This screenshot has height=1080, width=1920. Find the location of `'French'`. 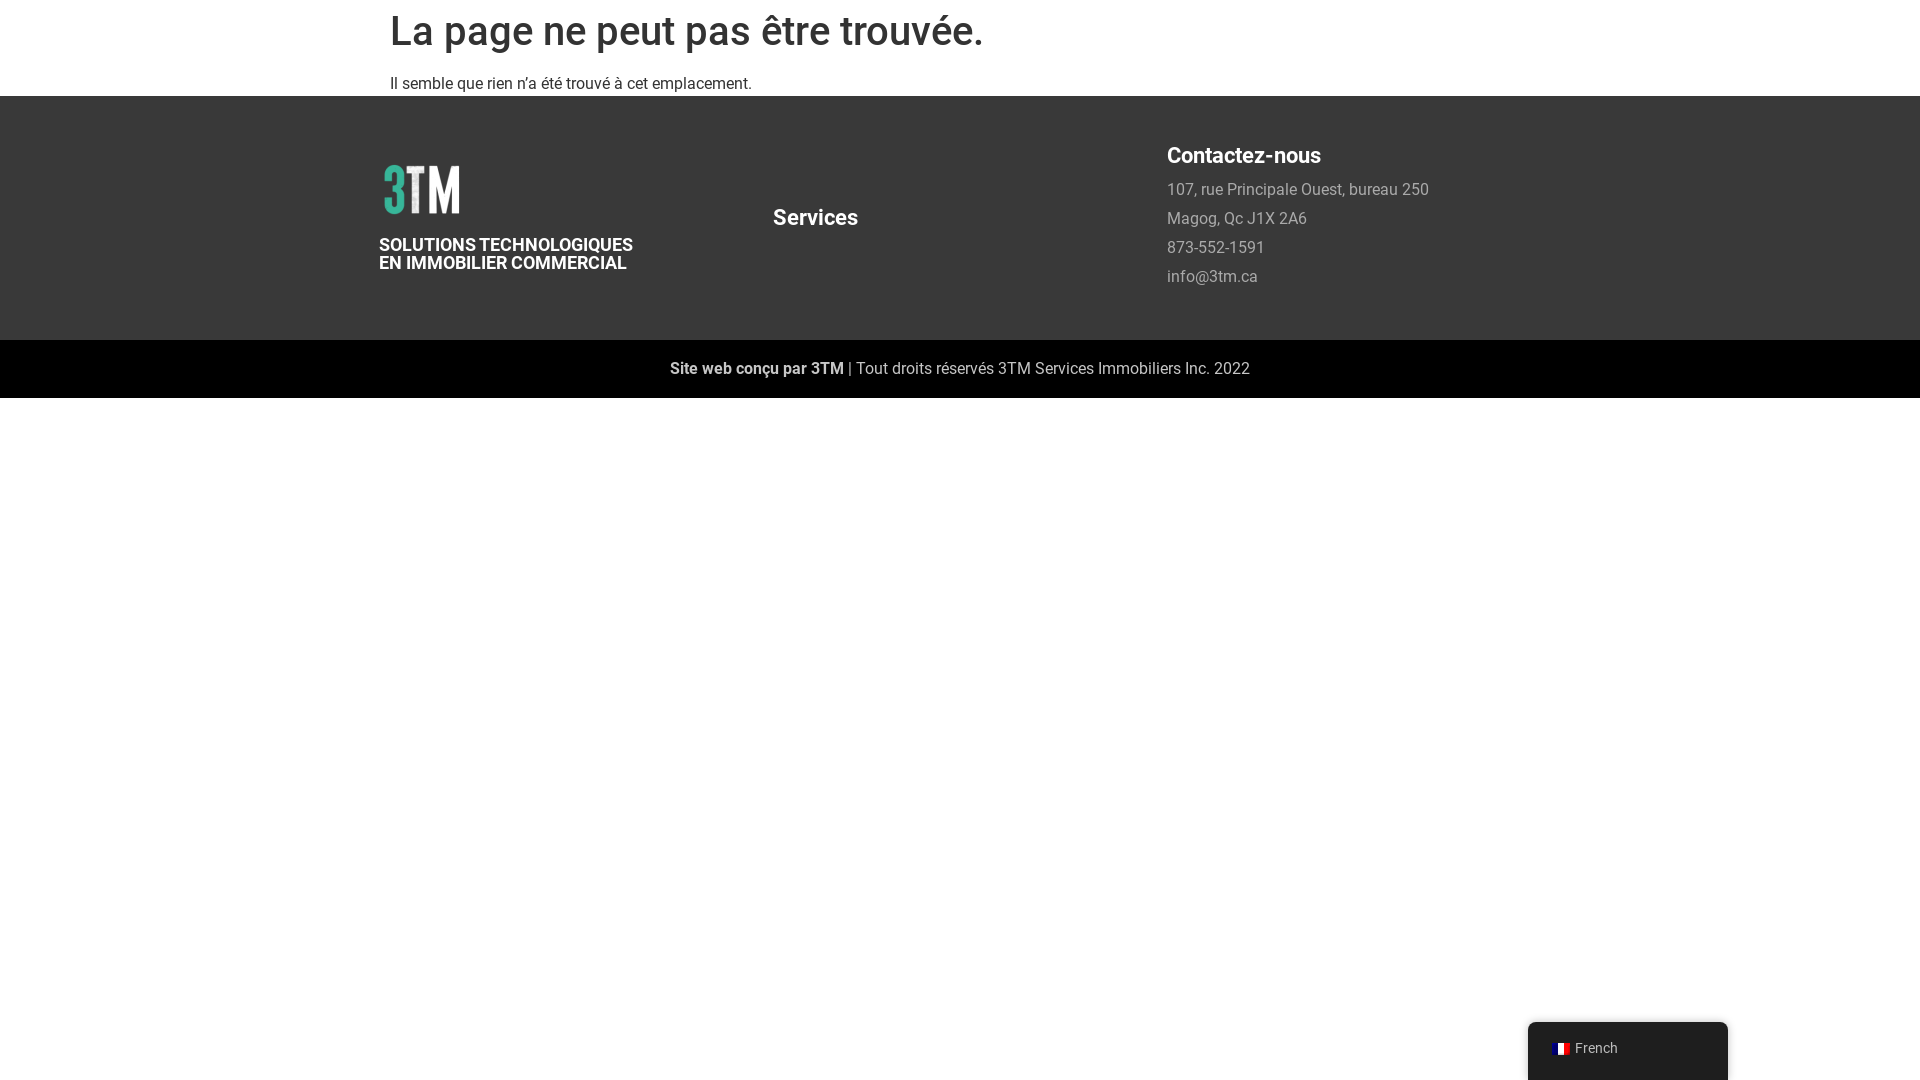

'French' is located at coordinates (1550, 1048).